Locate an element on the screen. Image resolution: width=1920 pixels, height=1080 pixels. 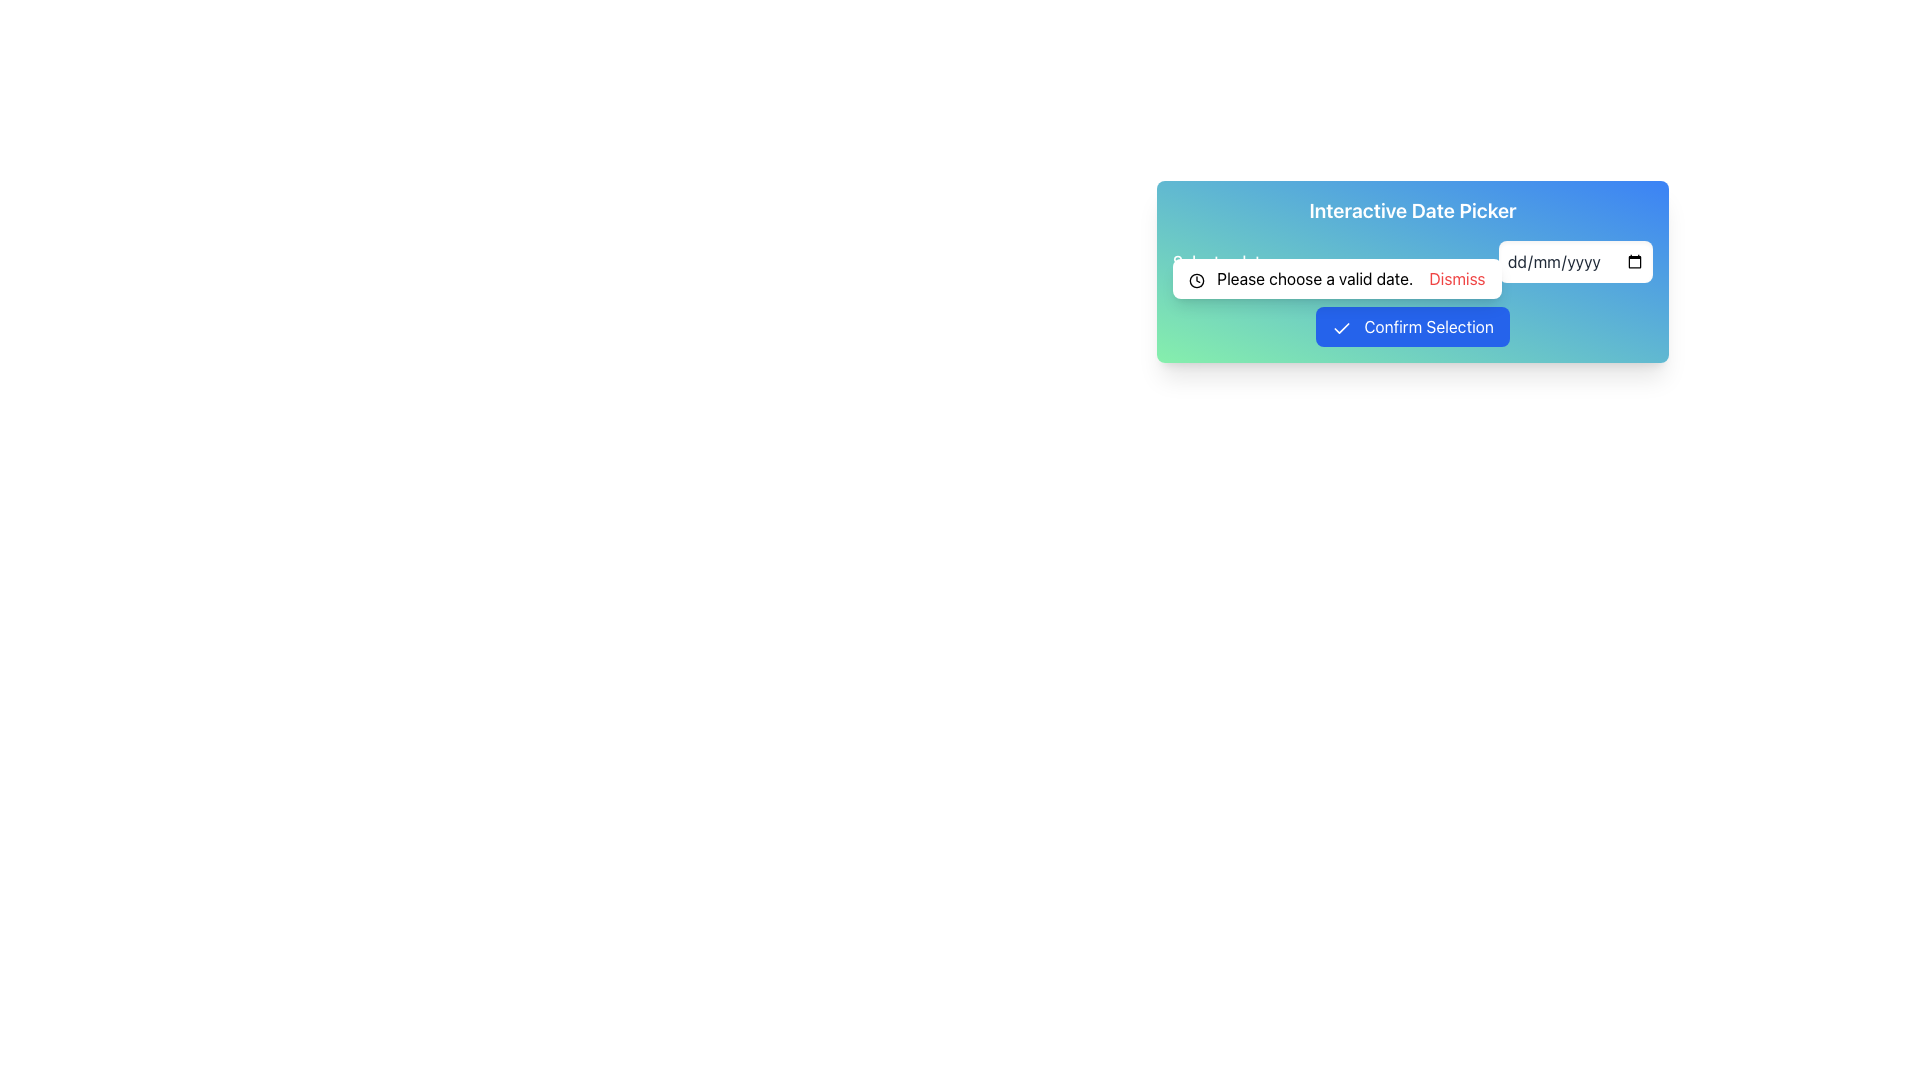
the blue button with rounded corners labeled 'Confirm Selection' to confirm the selection is located at coordinates (1411, 326).